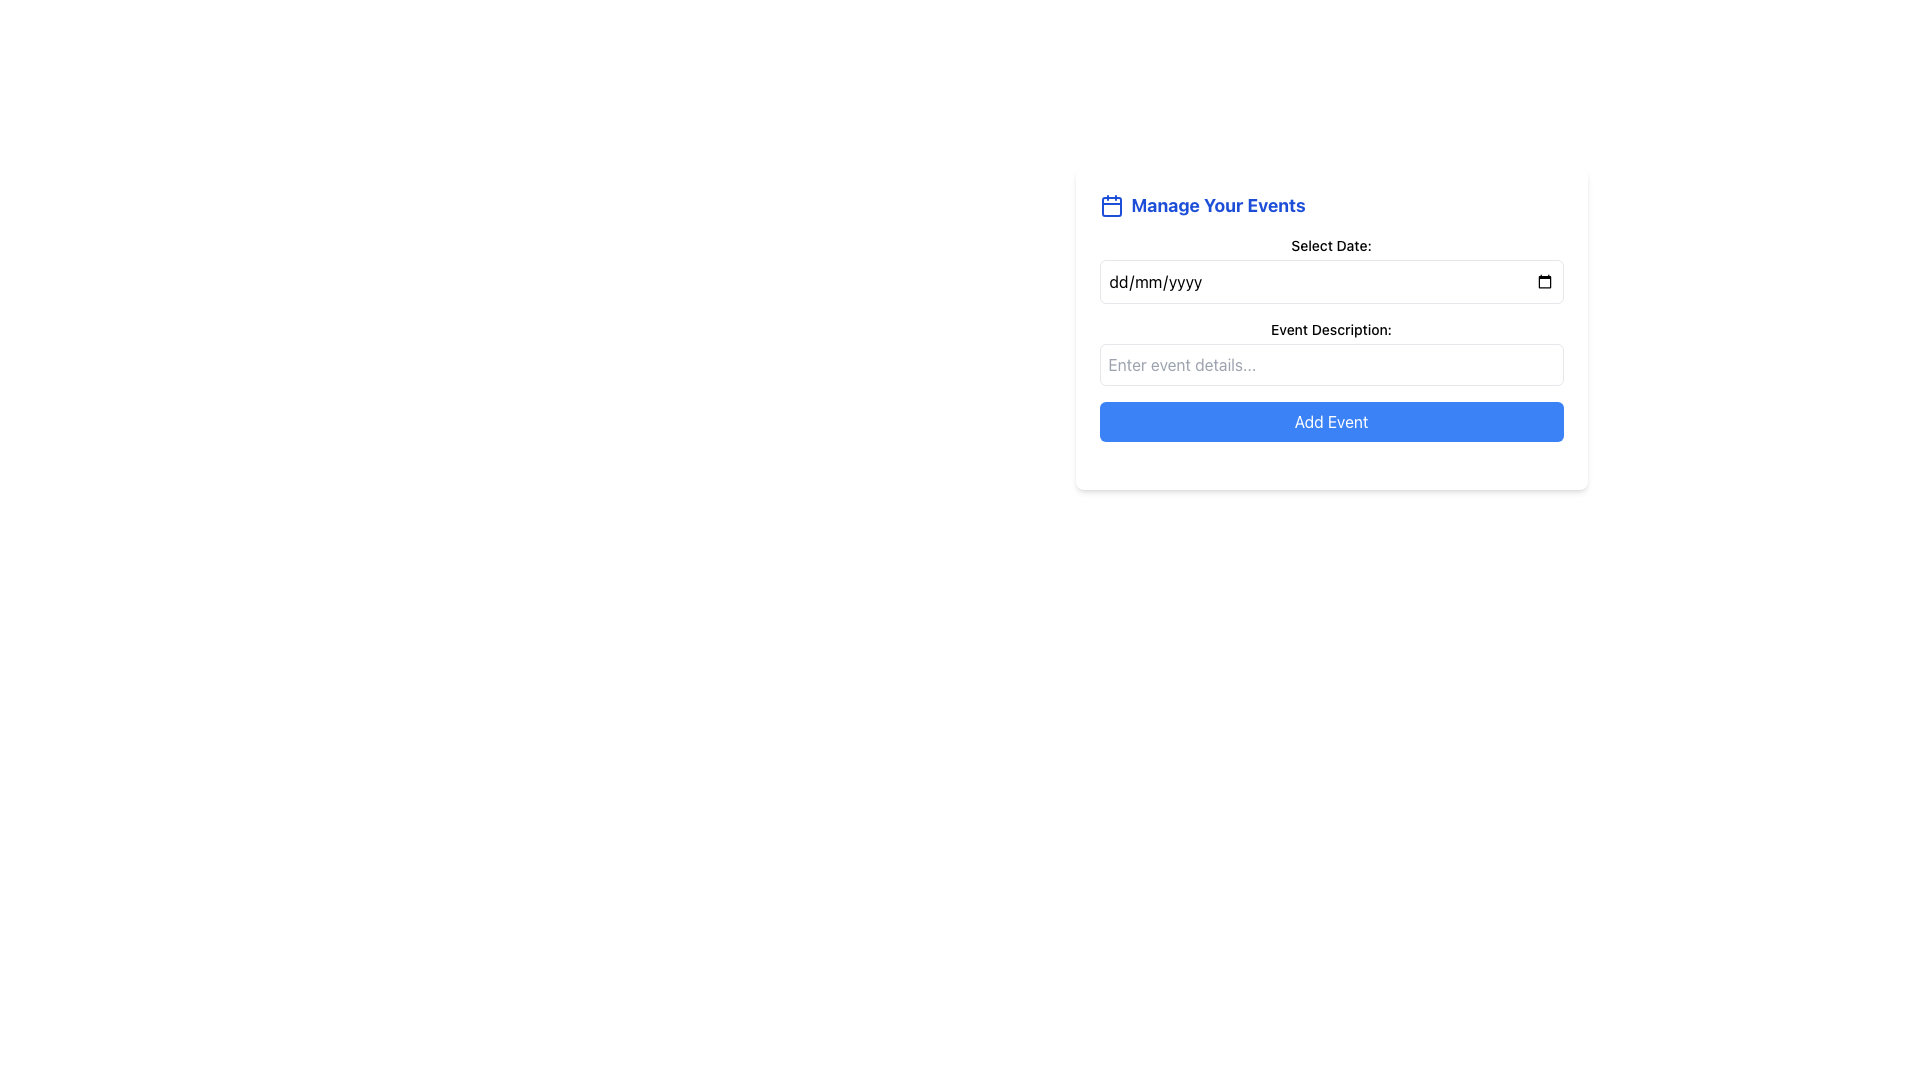  What do you see at coordinates (1110, 205) in the screenshot?
I see `the calendar icon with a blue outline located immediately to the left of the 'Manage Your Events' text in the header section` at bounding box center [1110, 205].